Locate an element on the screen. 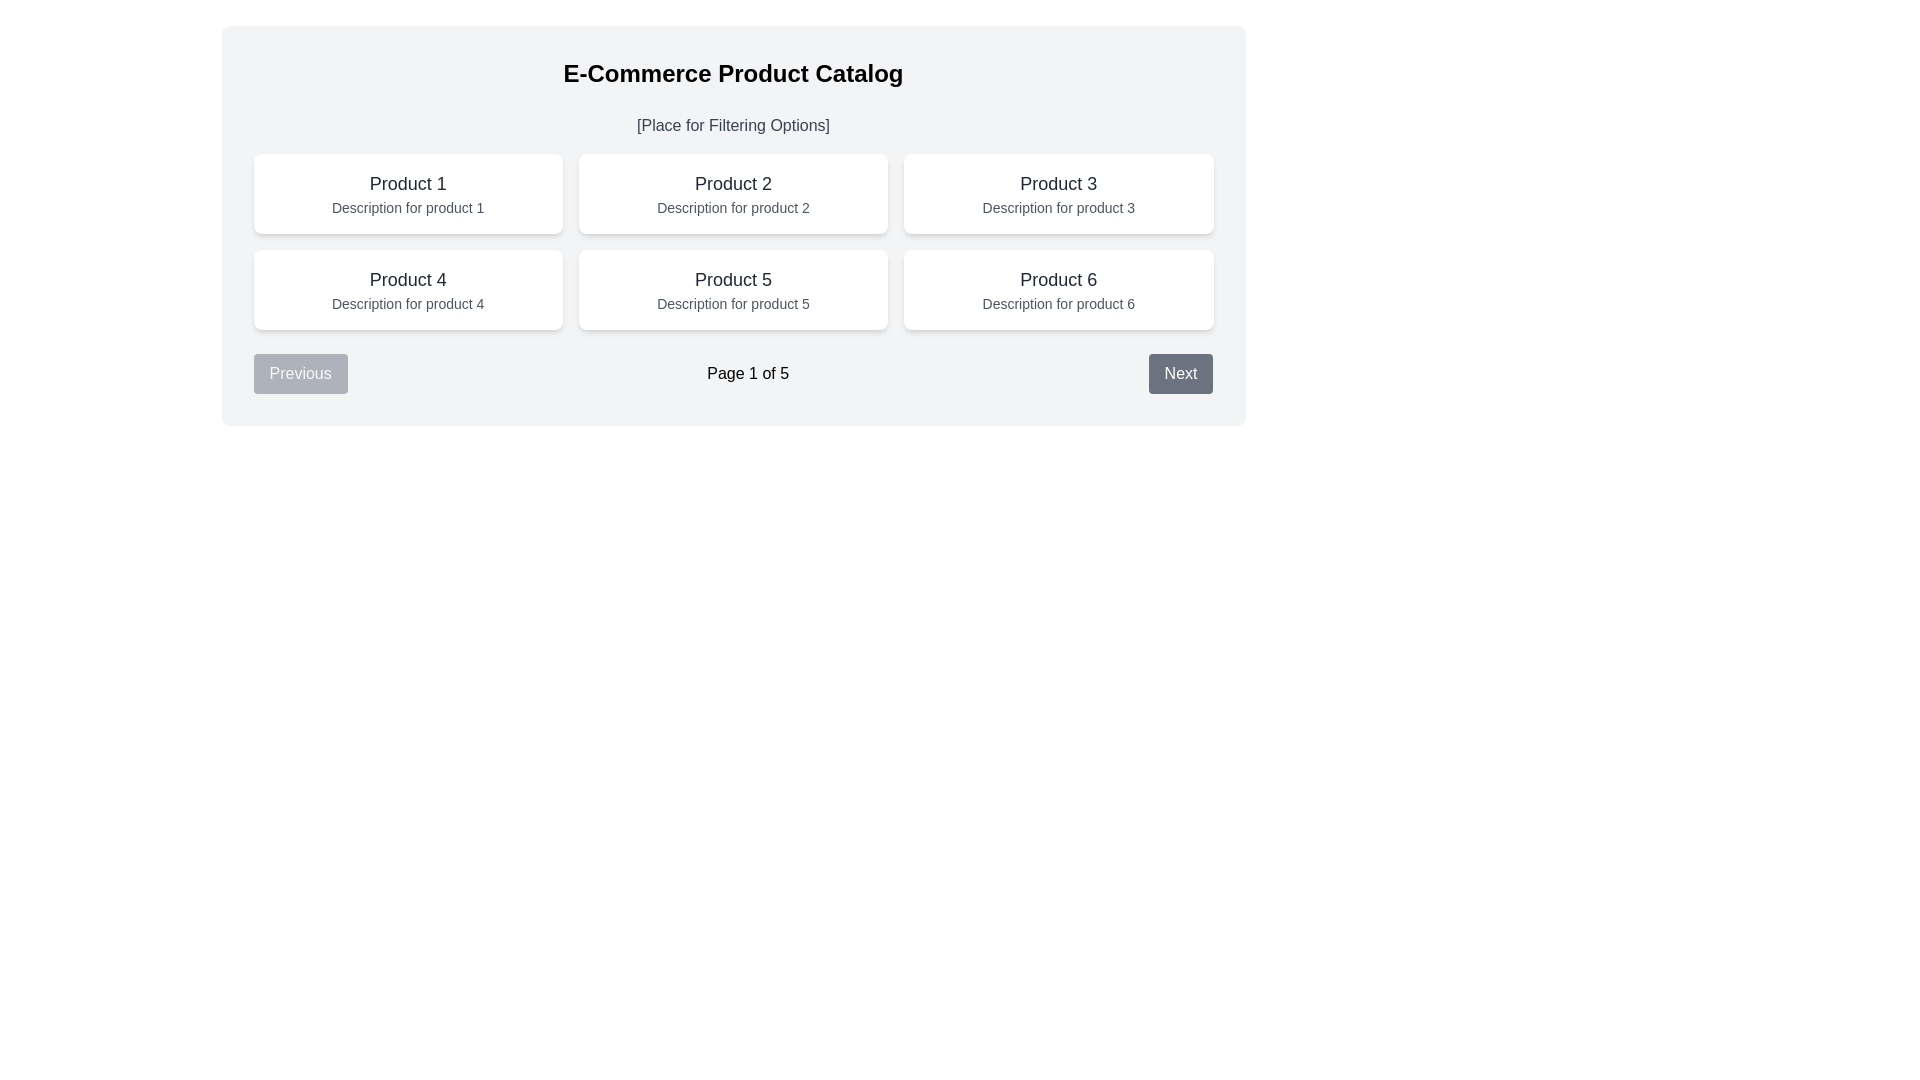 The image size is (1920, 1080). the descriptive Text label below 'Product 3' in the top right product card is located at coordinates (1057, 208).